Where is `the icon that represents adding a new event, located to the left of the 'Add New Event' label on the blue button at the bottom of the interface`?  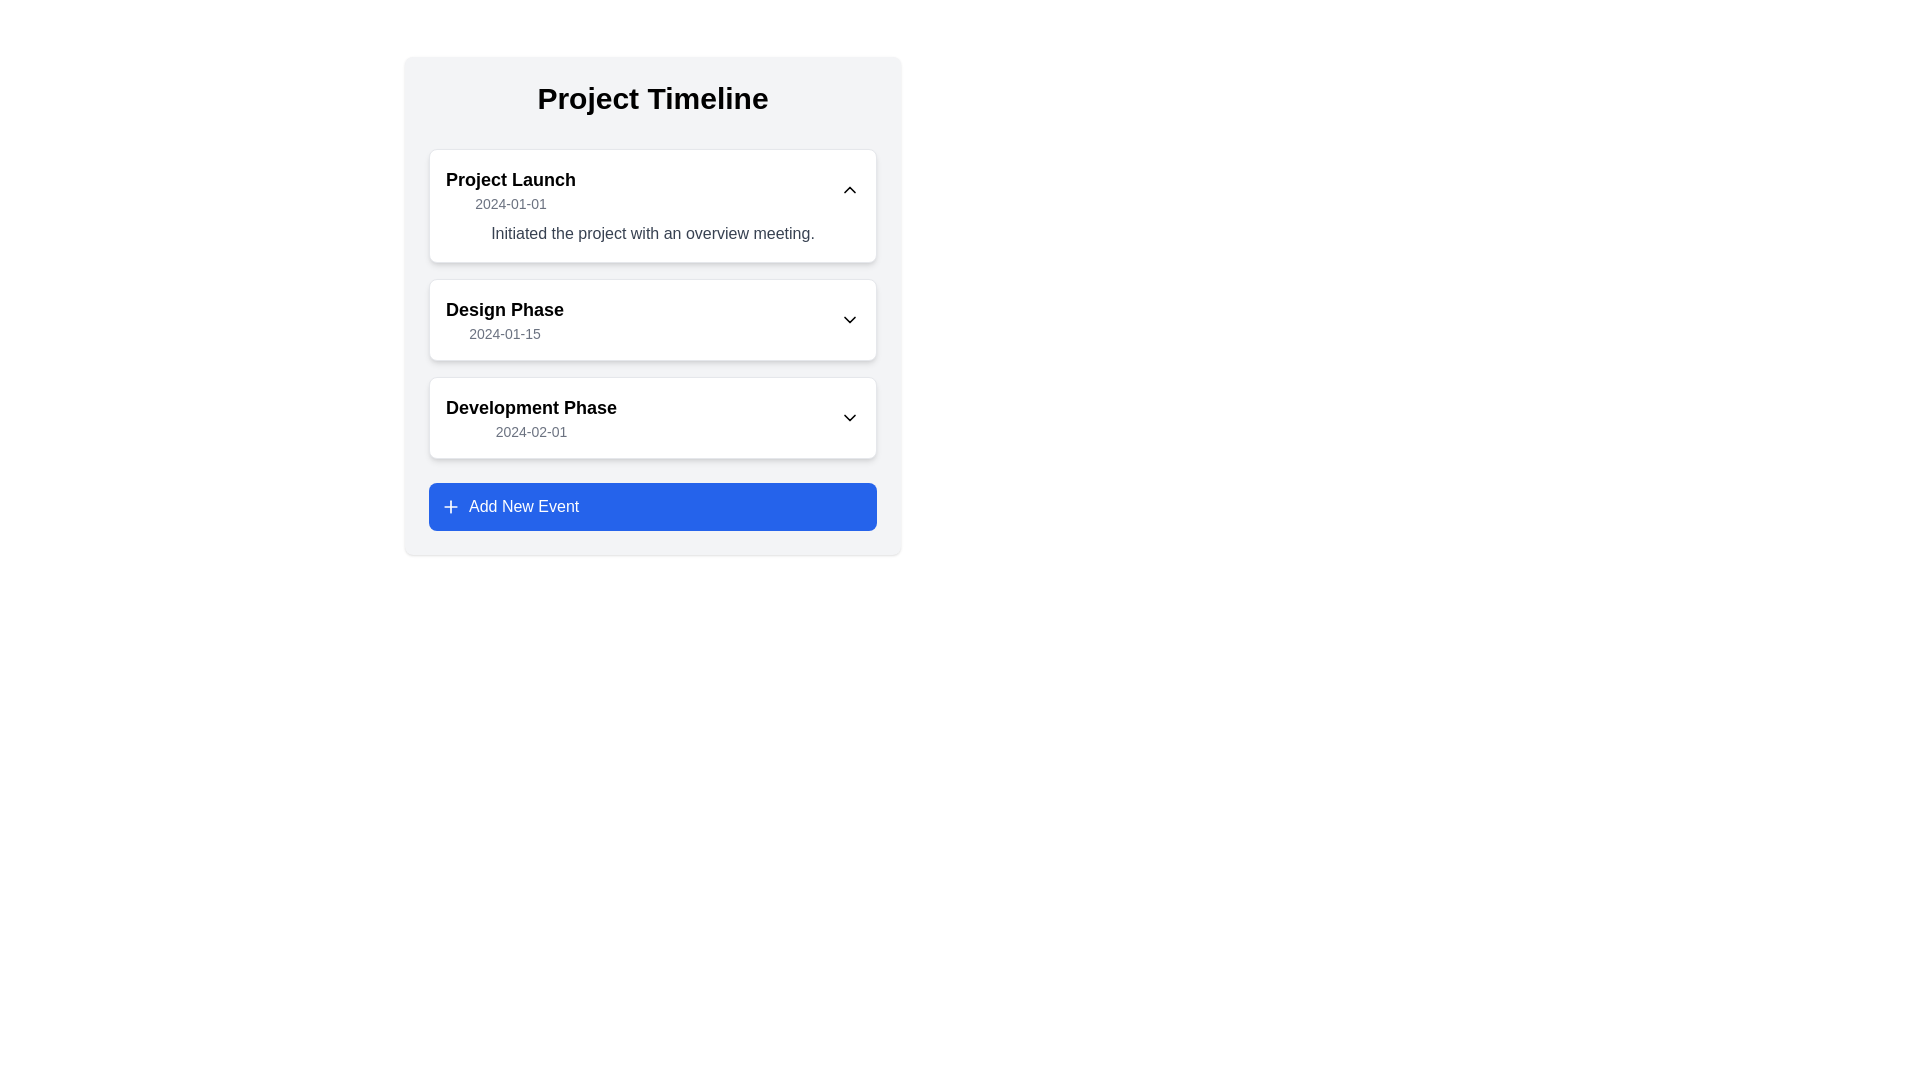 the icon that represents adding a new event, located to the left of the 'Add New Event' label on the blue button at the bottom of the interface is located at coordinates (450, 505).